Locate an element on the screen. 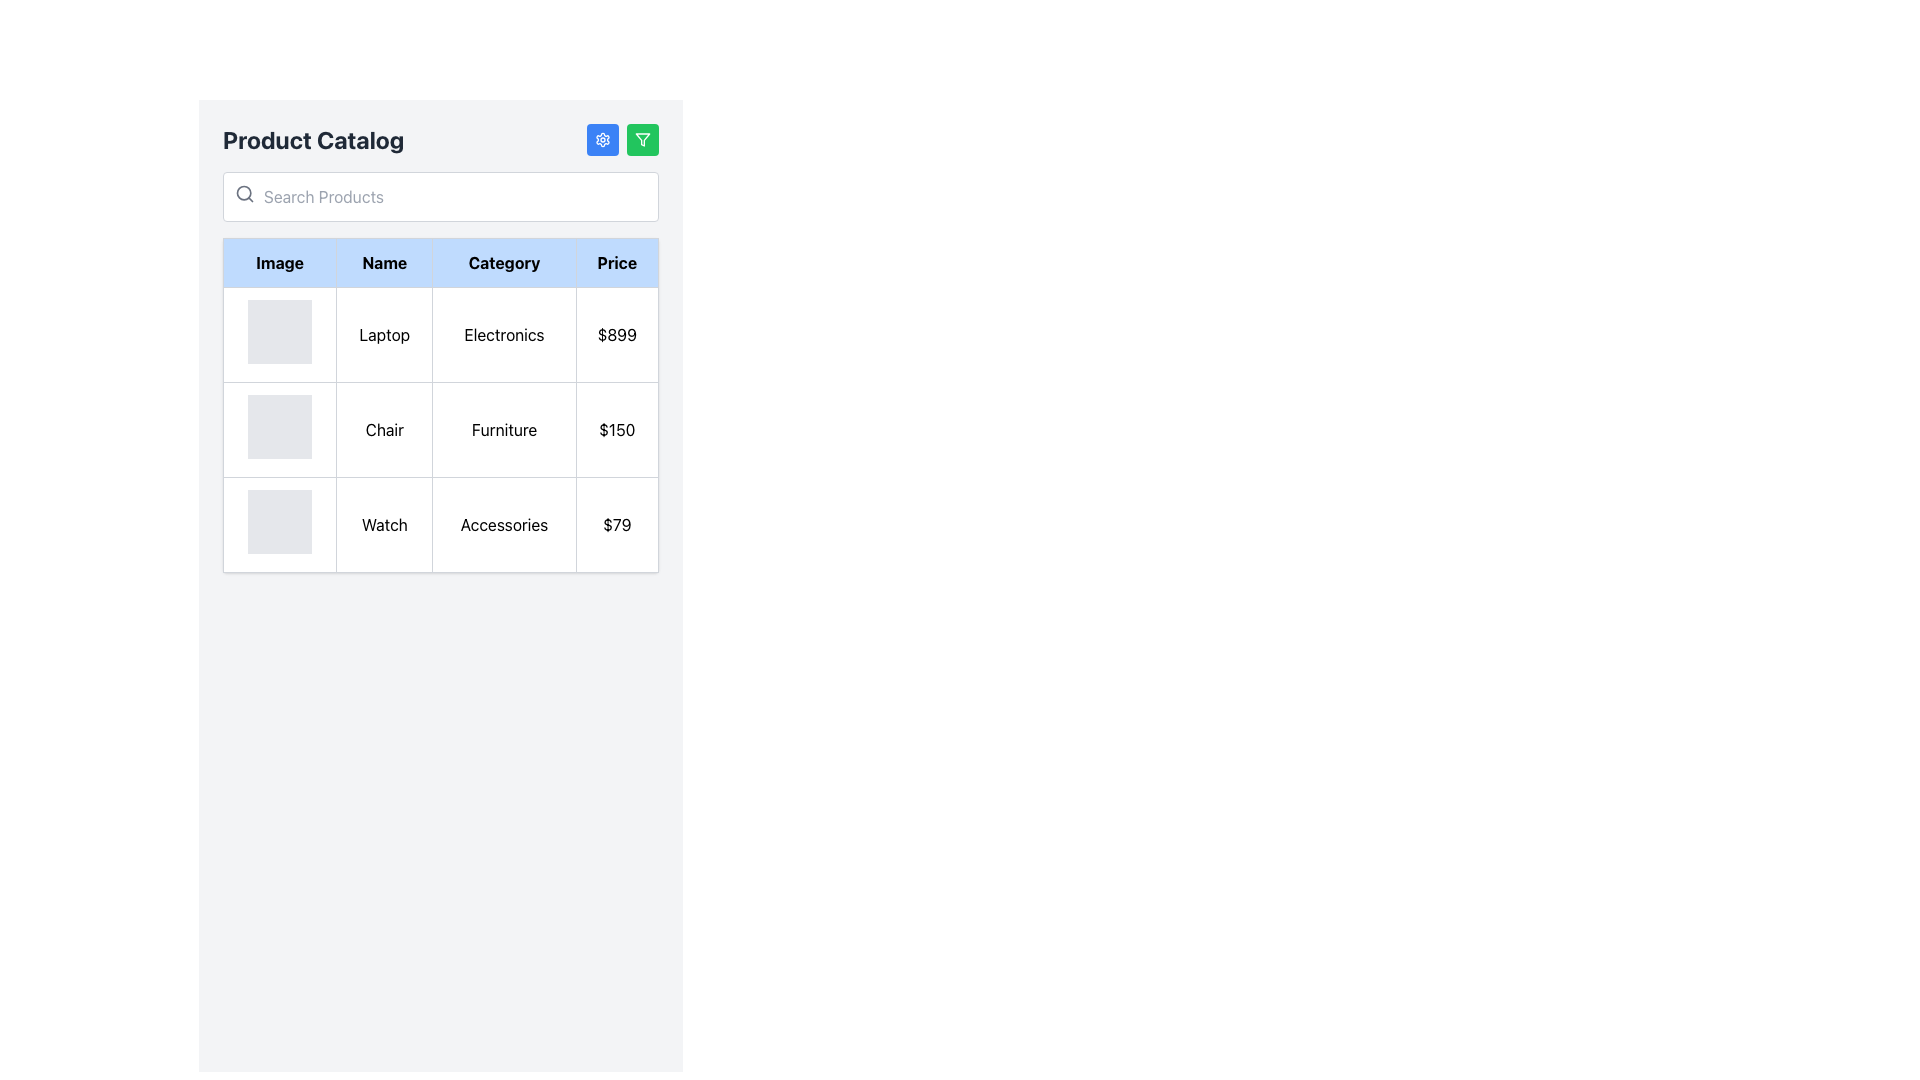  the circular part of the magnifying glass icon representing the search feature, located in the top left section of the interface, adjacent to the search bar is located at coordinates (243, 193).